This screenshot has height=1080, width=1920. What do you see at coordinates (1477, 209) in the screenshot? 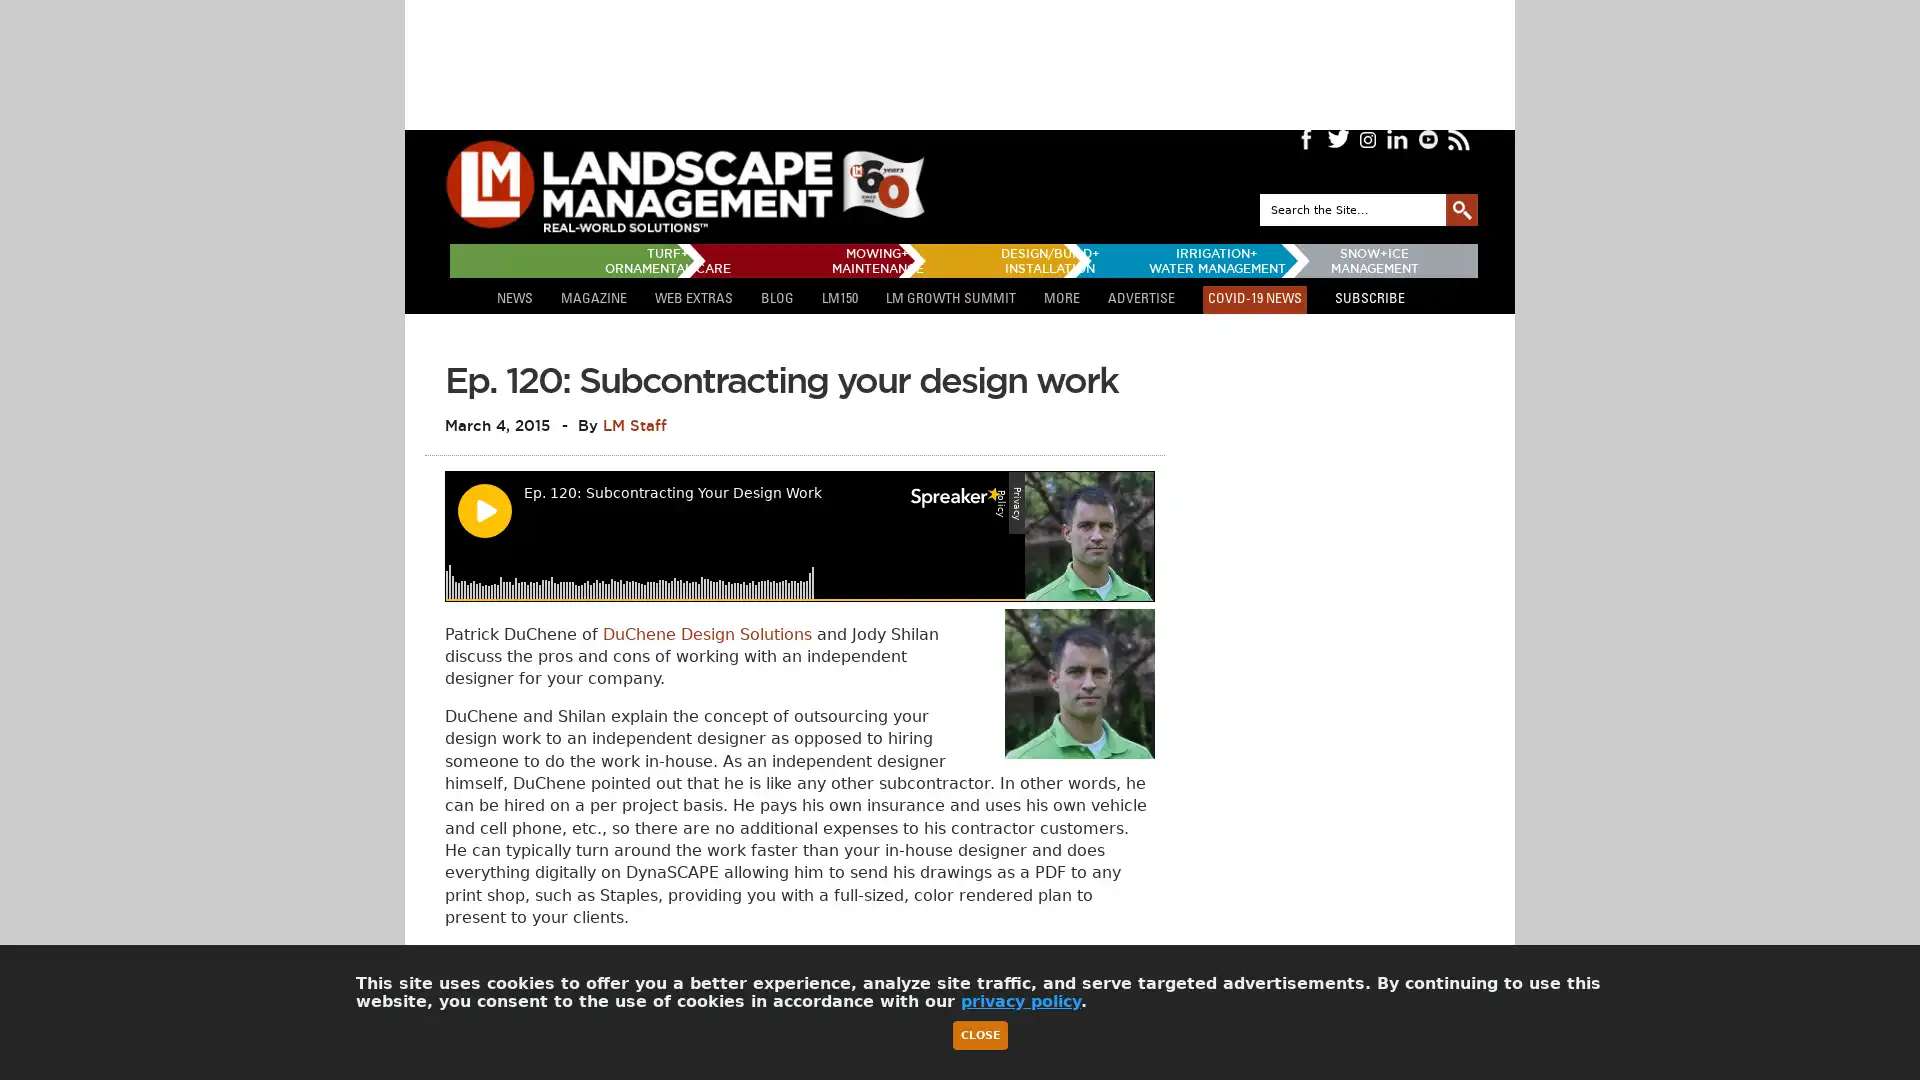
I see `GO` at bounding box center [1477, 209].